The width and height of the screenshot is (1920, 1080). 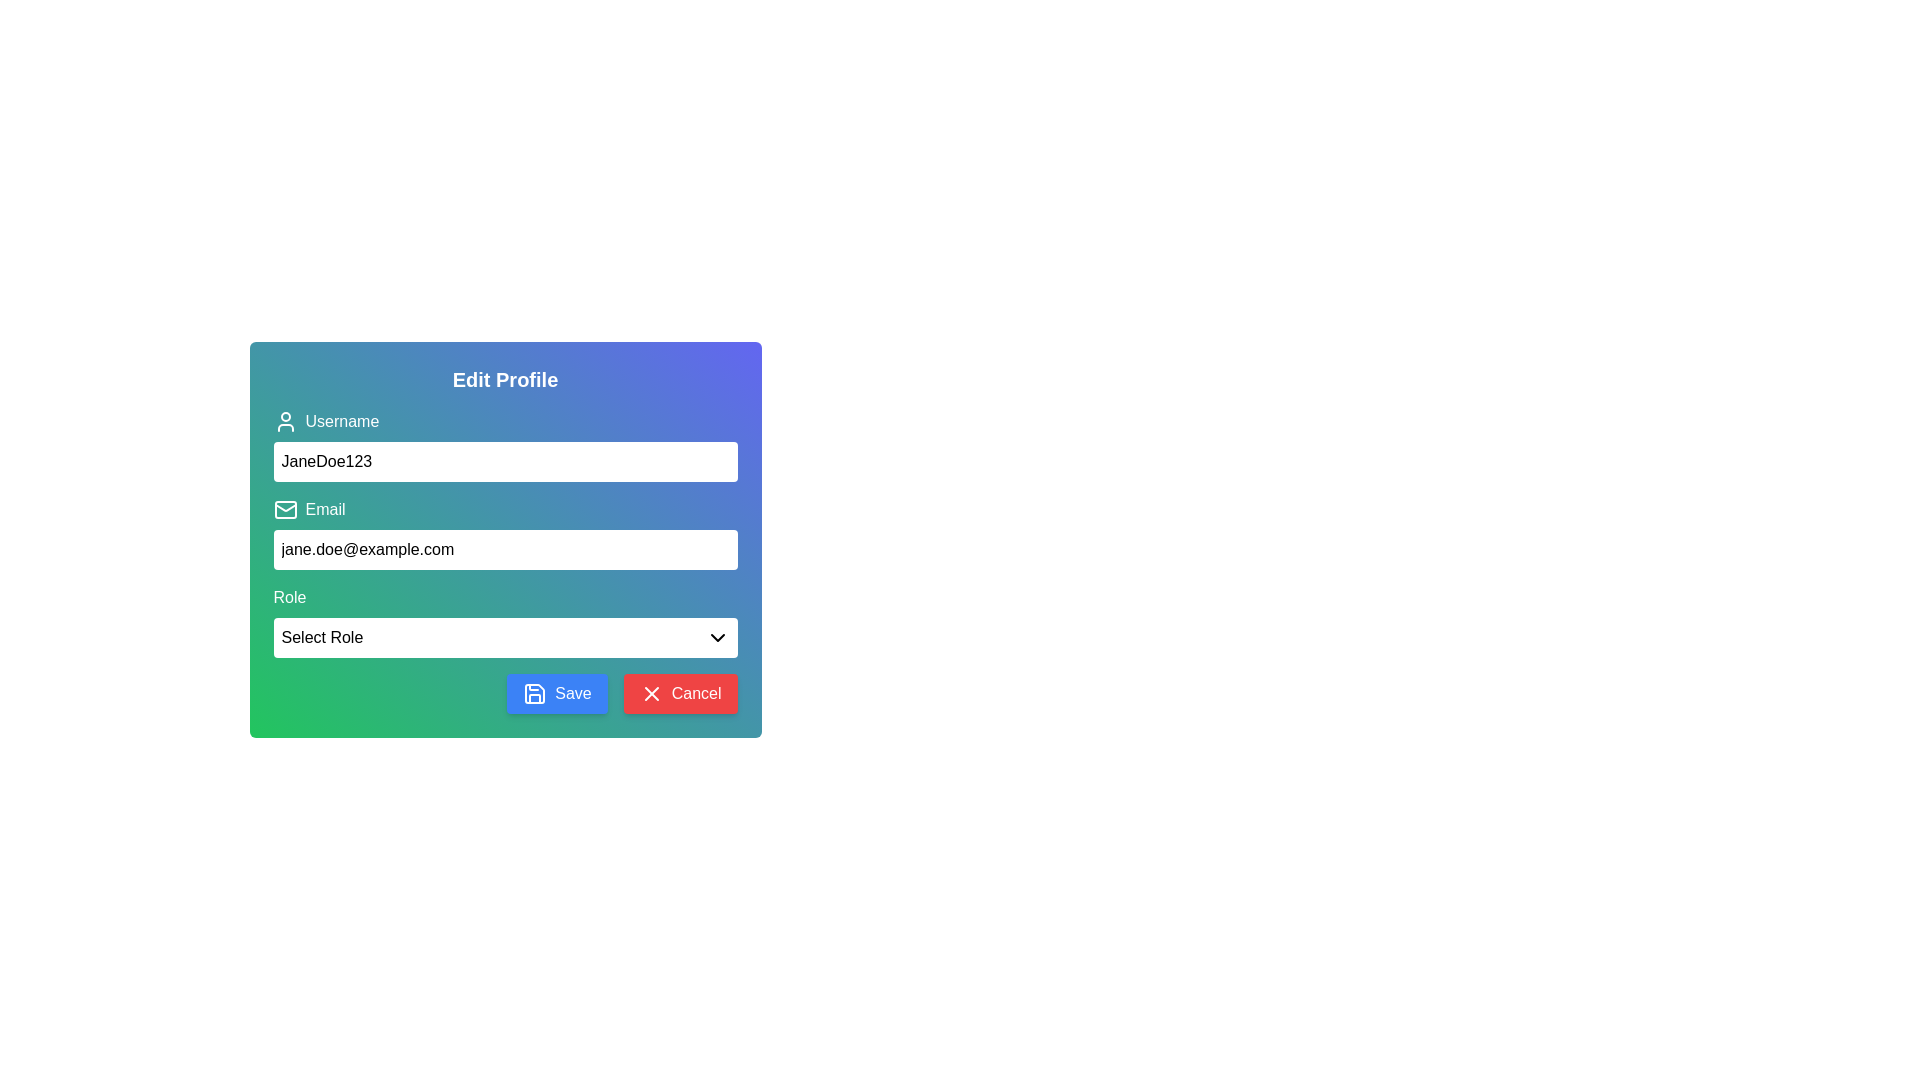 I want to click on the 'Role' dropdown menu, so click(x=505, y=620).